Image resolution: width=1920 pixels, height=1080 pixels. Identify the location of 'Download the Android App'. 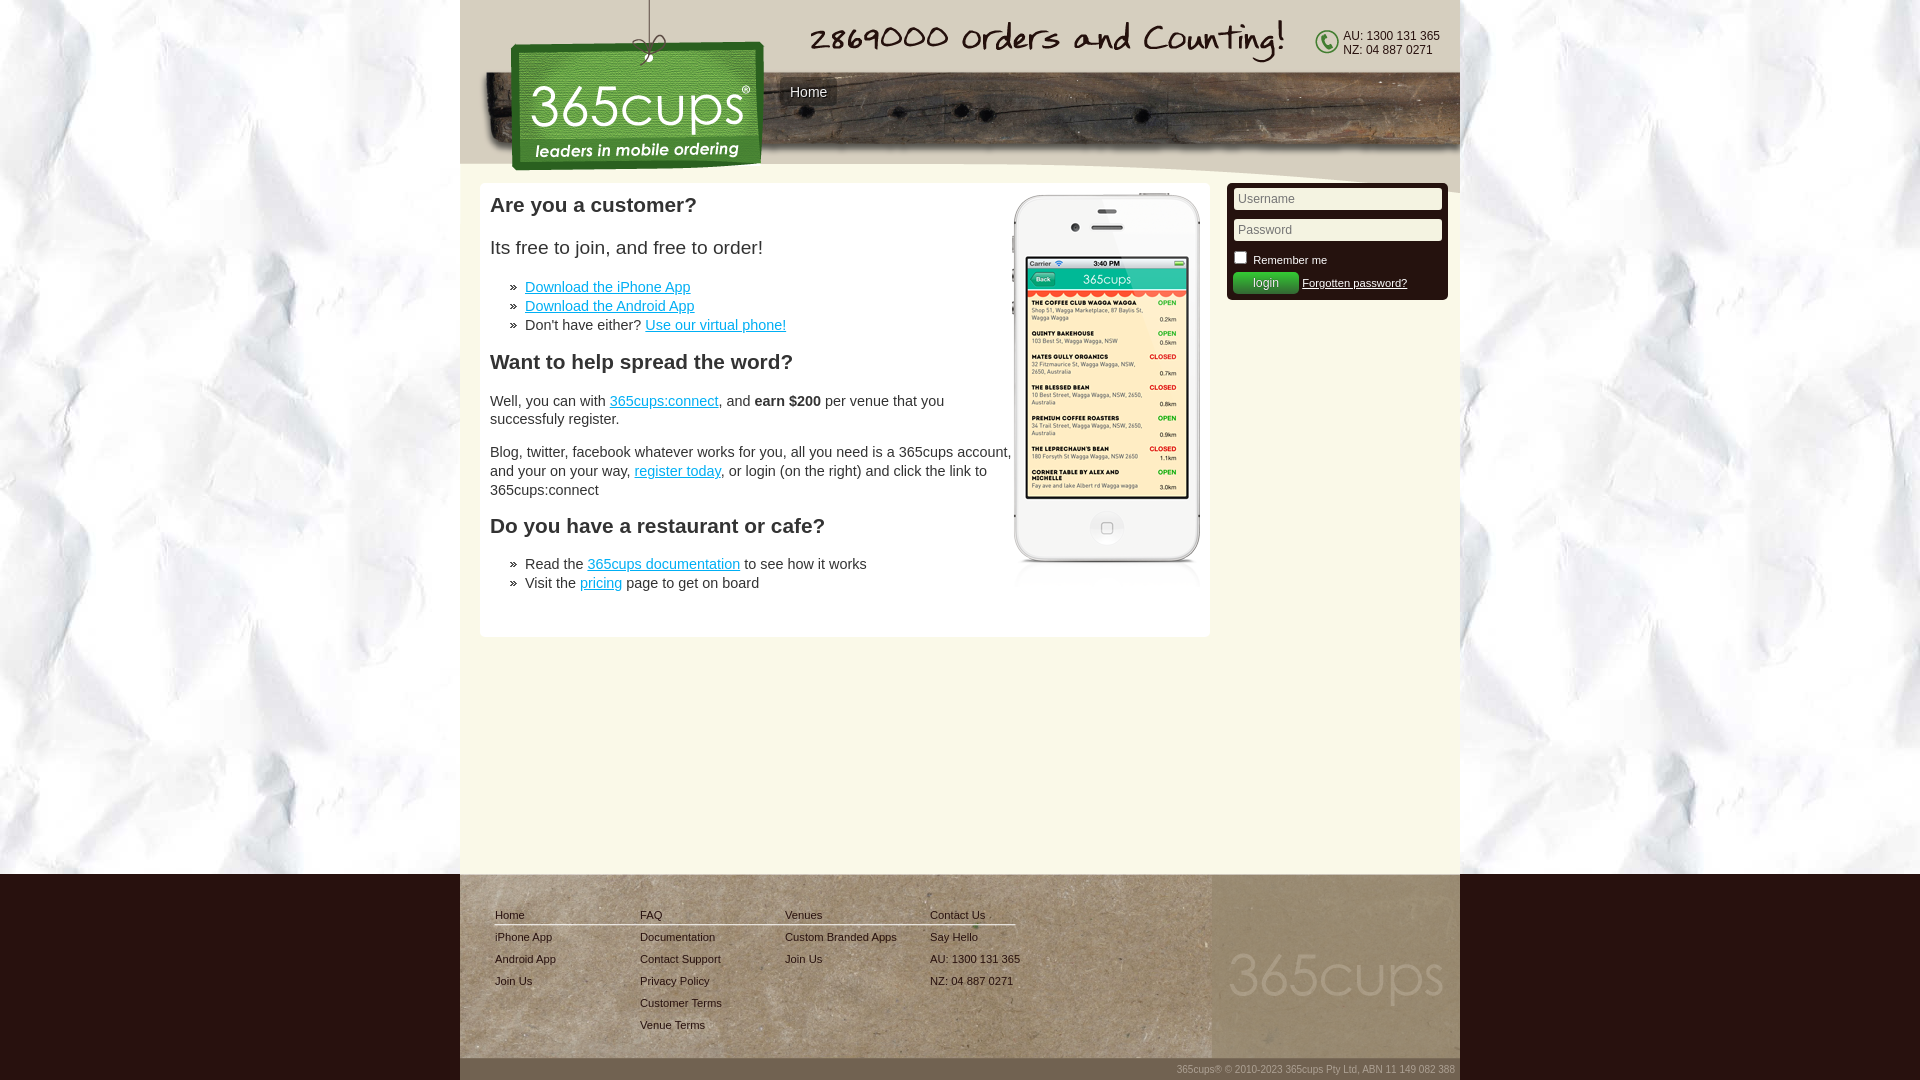
(608, 305).